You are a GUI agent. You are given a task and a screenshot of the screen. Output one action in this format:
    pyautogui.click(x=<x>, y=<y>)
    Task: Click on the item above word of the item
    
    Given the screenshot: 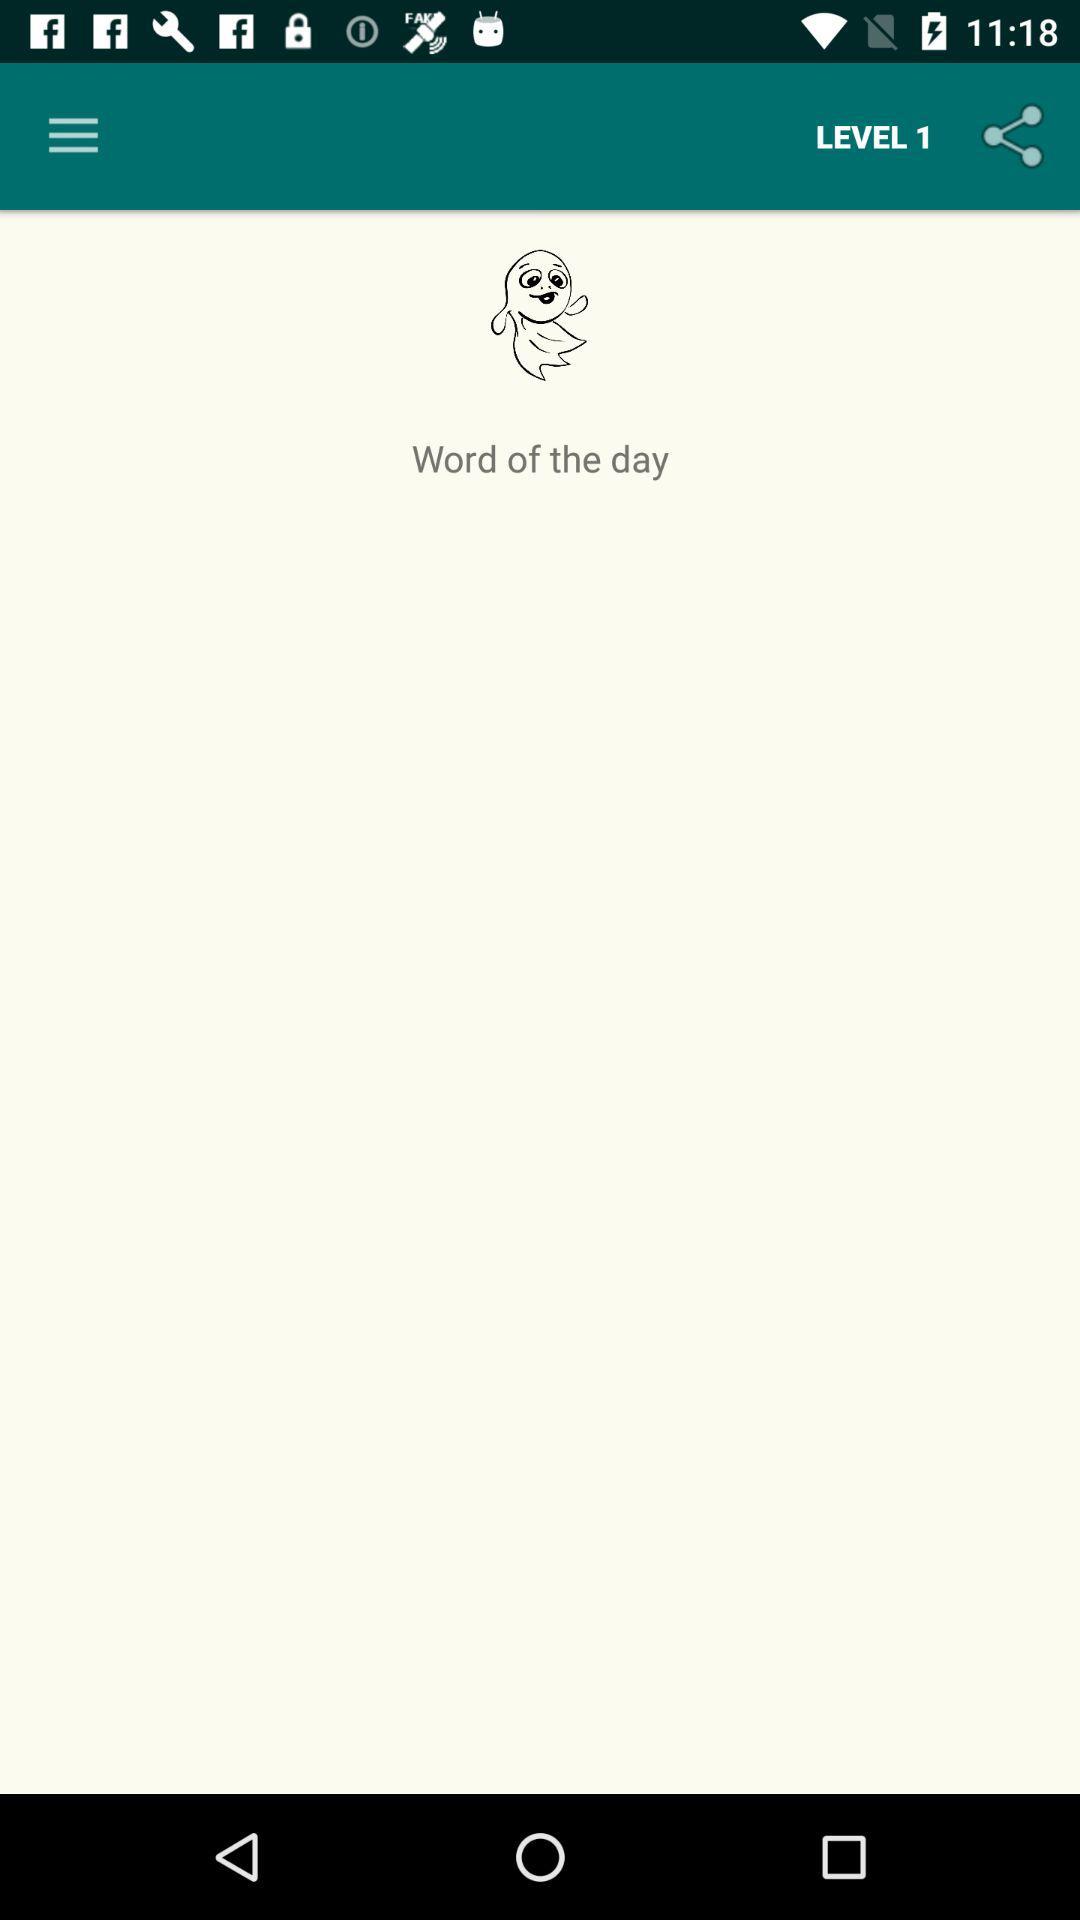 What is the action you would take?
    pyautogui.click(x=873, y=135)
    